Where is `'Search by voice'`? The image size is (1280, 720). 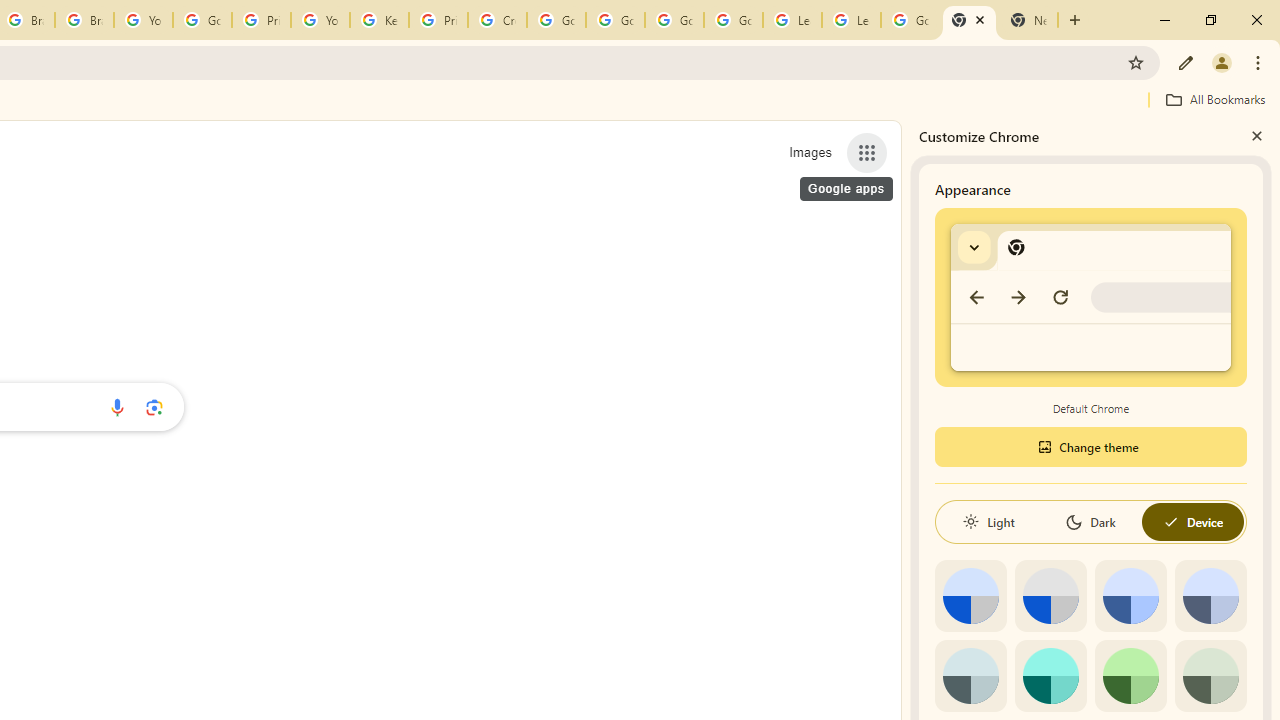
'Search by voice' is located at coordinates (116, 406).